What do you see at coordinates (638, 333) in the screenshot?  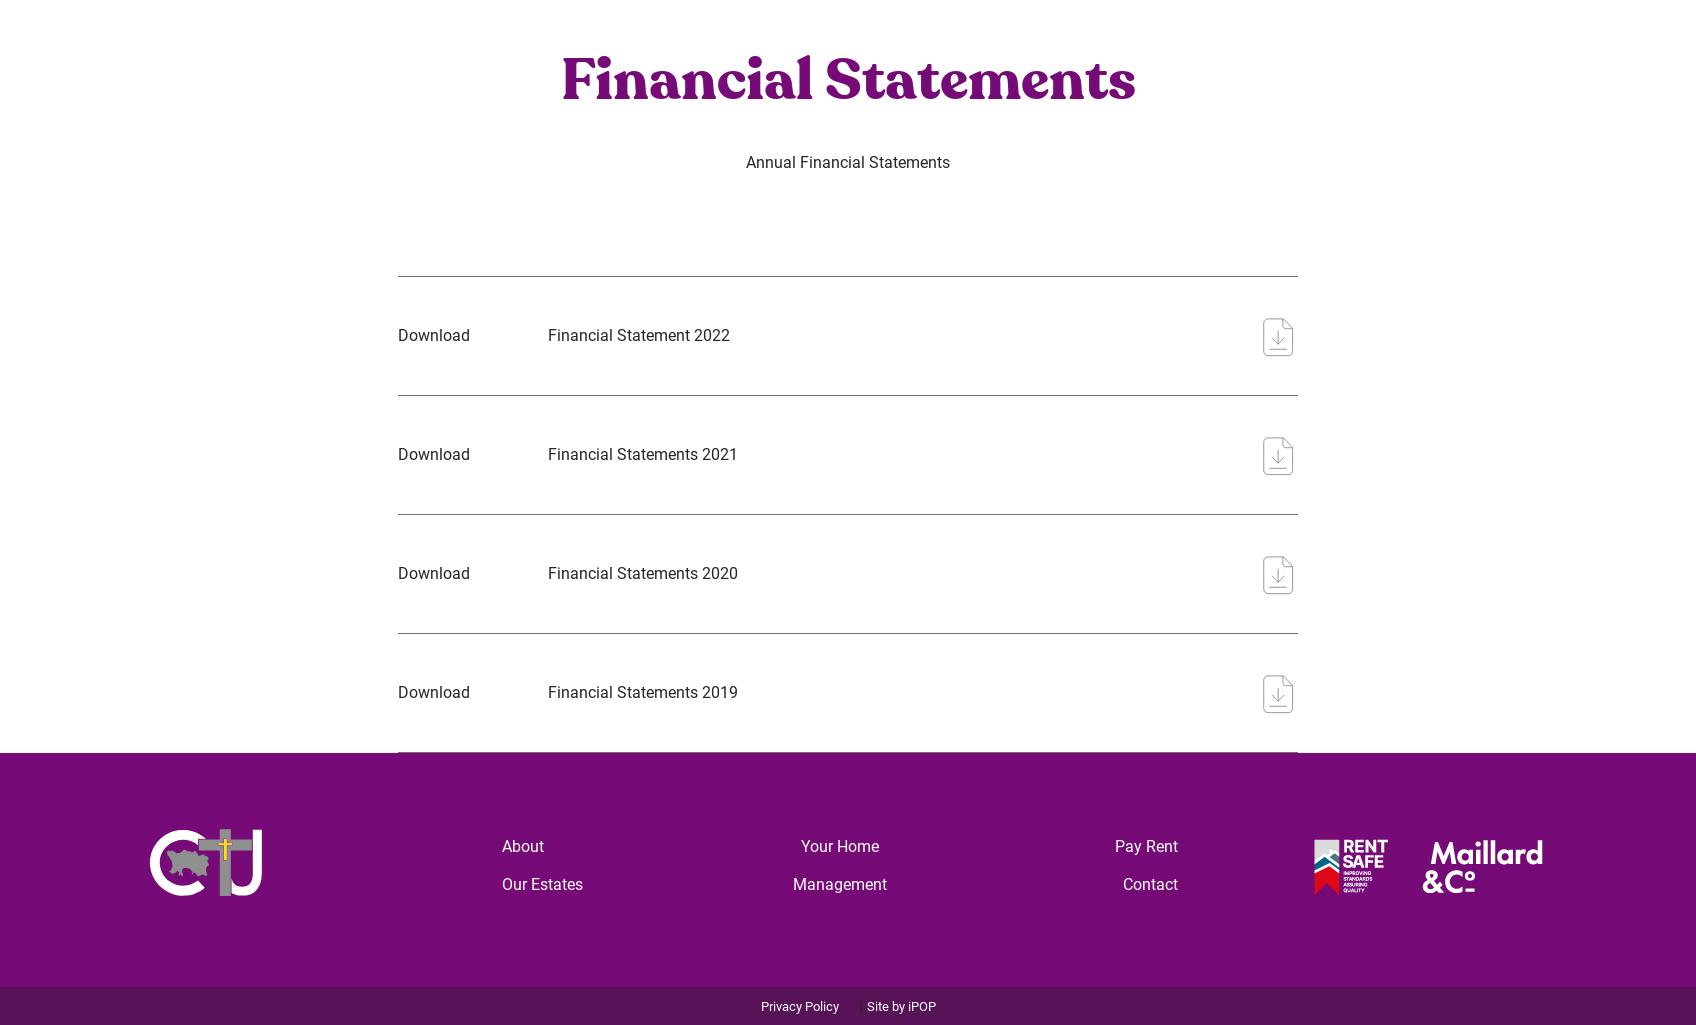 I see `'Financial Statement 2022'` at bounding box center [638, 333].